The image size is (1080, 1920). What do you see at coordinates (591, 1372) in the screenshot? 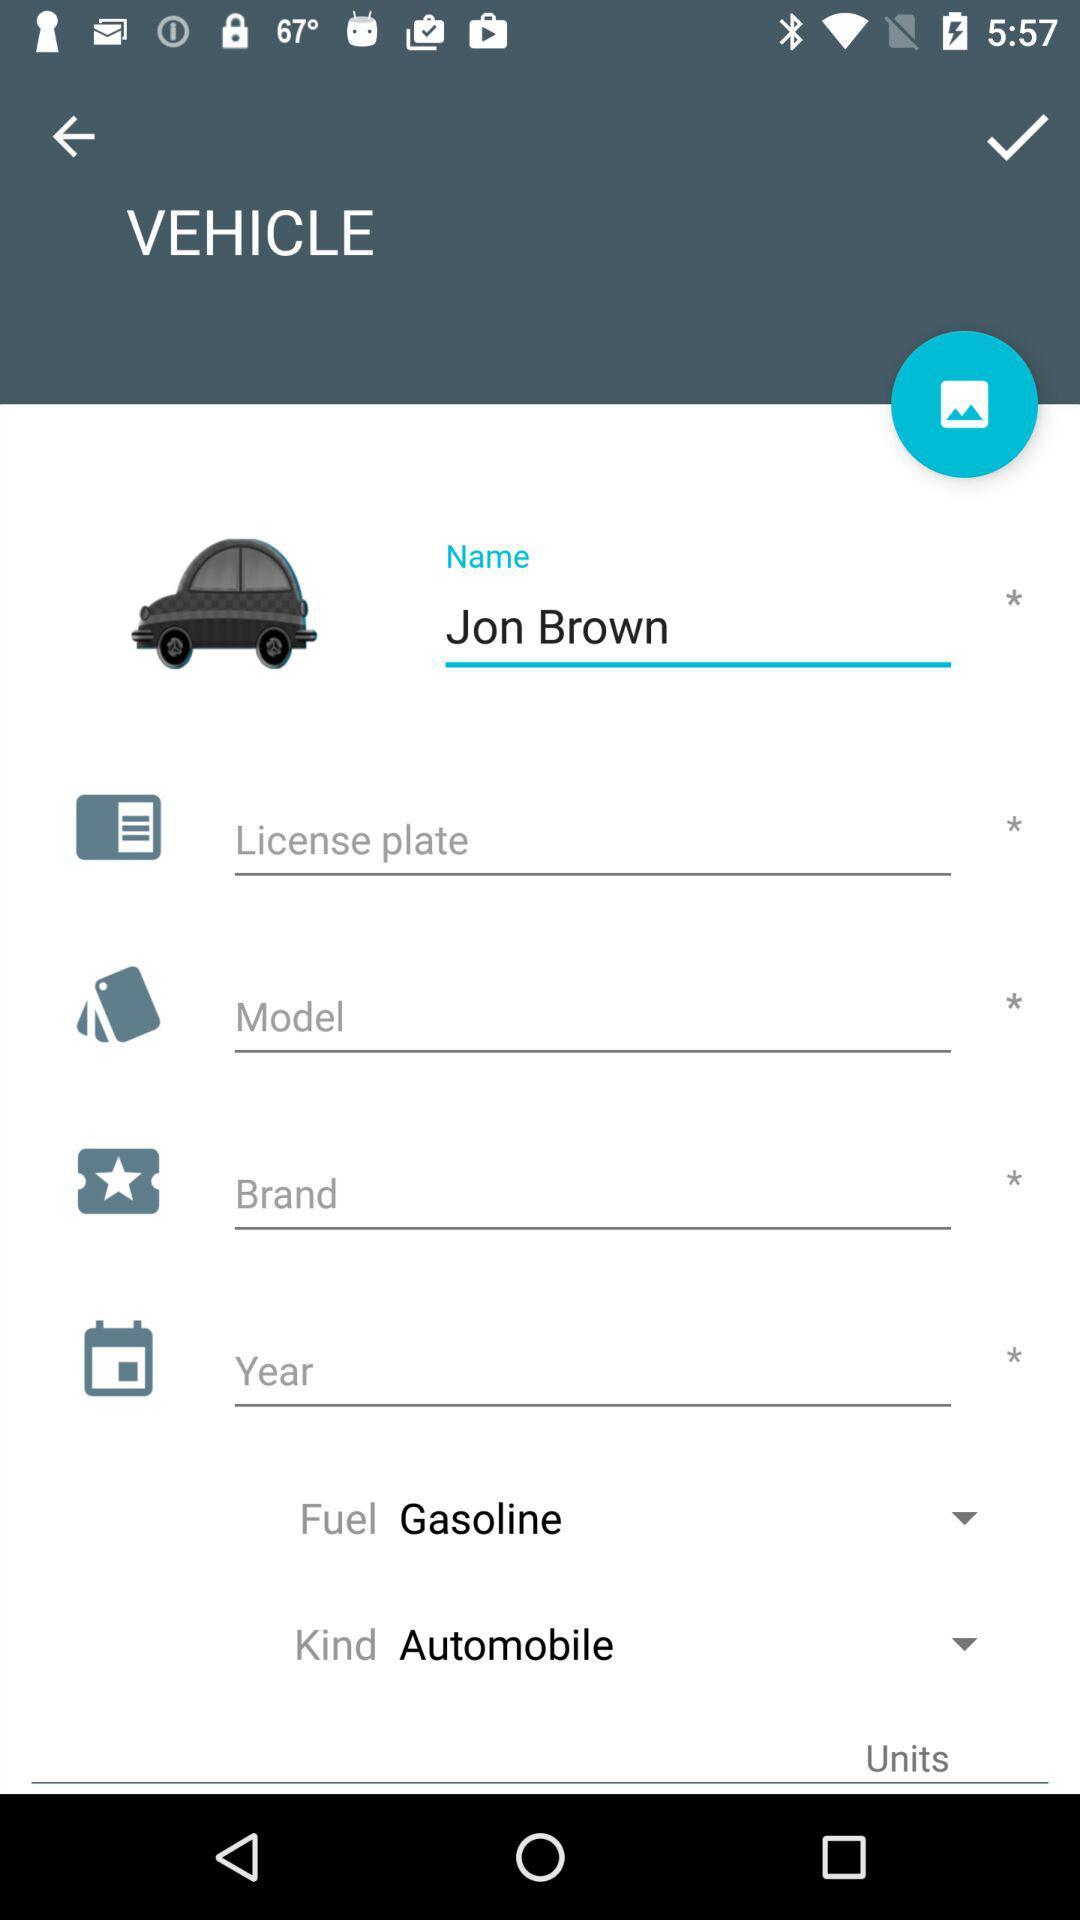
I see `text` at bounding box center [591, 1372].